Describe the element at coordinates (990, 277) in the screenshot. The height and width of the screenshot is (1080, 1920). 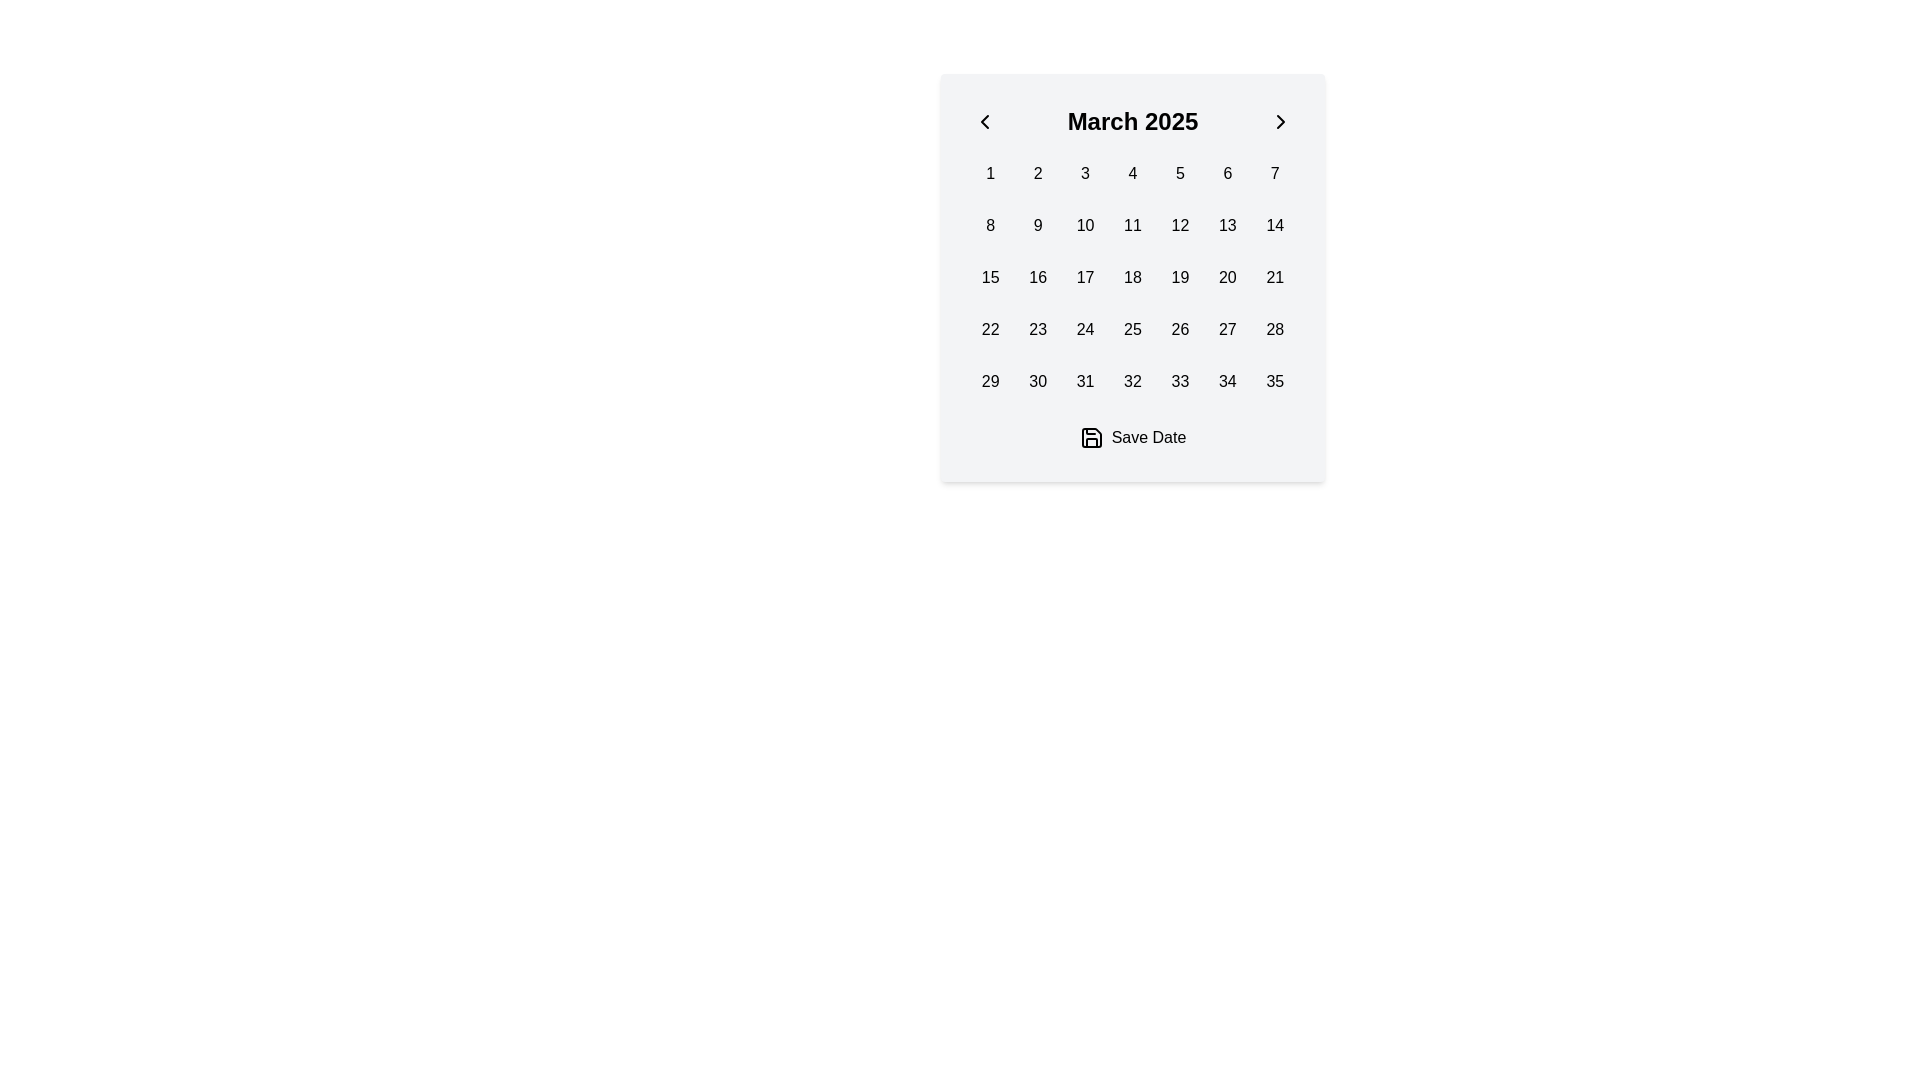
I see `the button displaying the number '15' in the date-picker interface under the header 'March 2025'` at that location.